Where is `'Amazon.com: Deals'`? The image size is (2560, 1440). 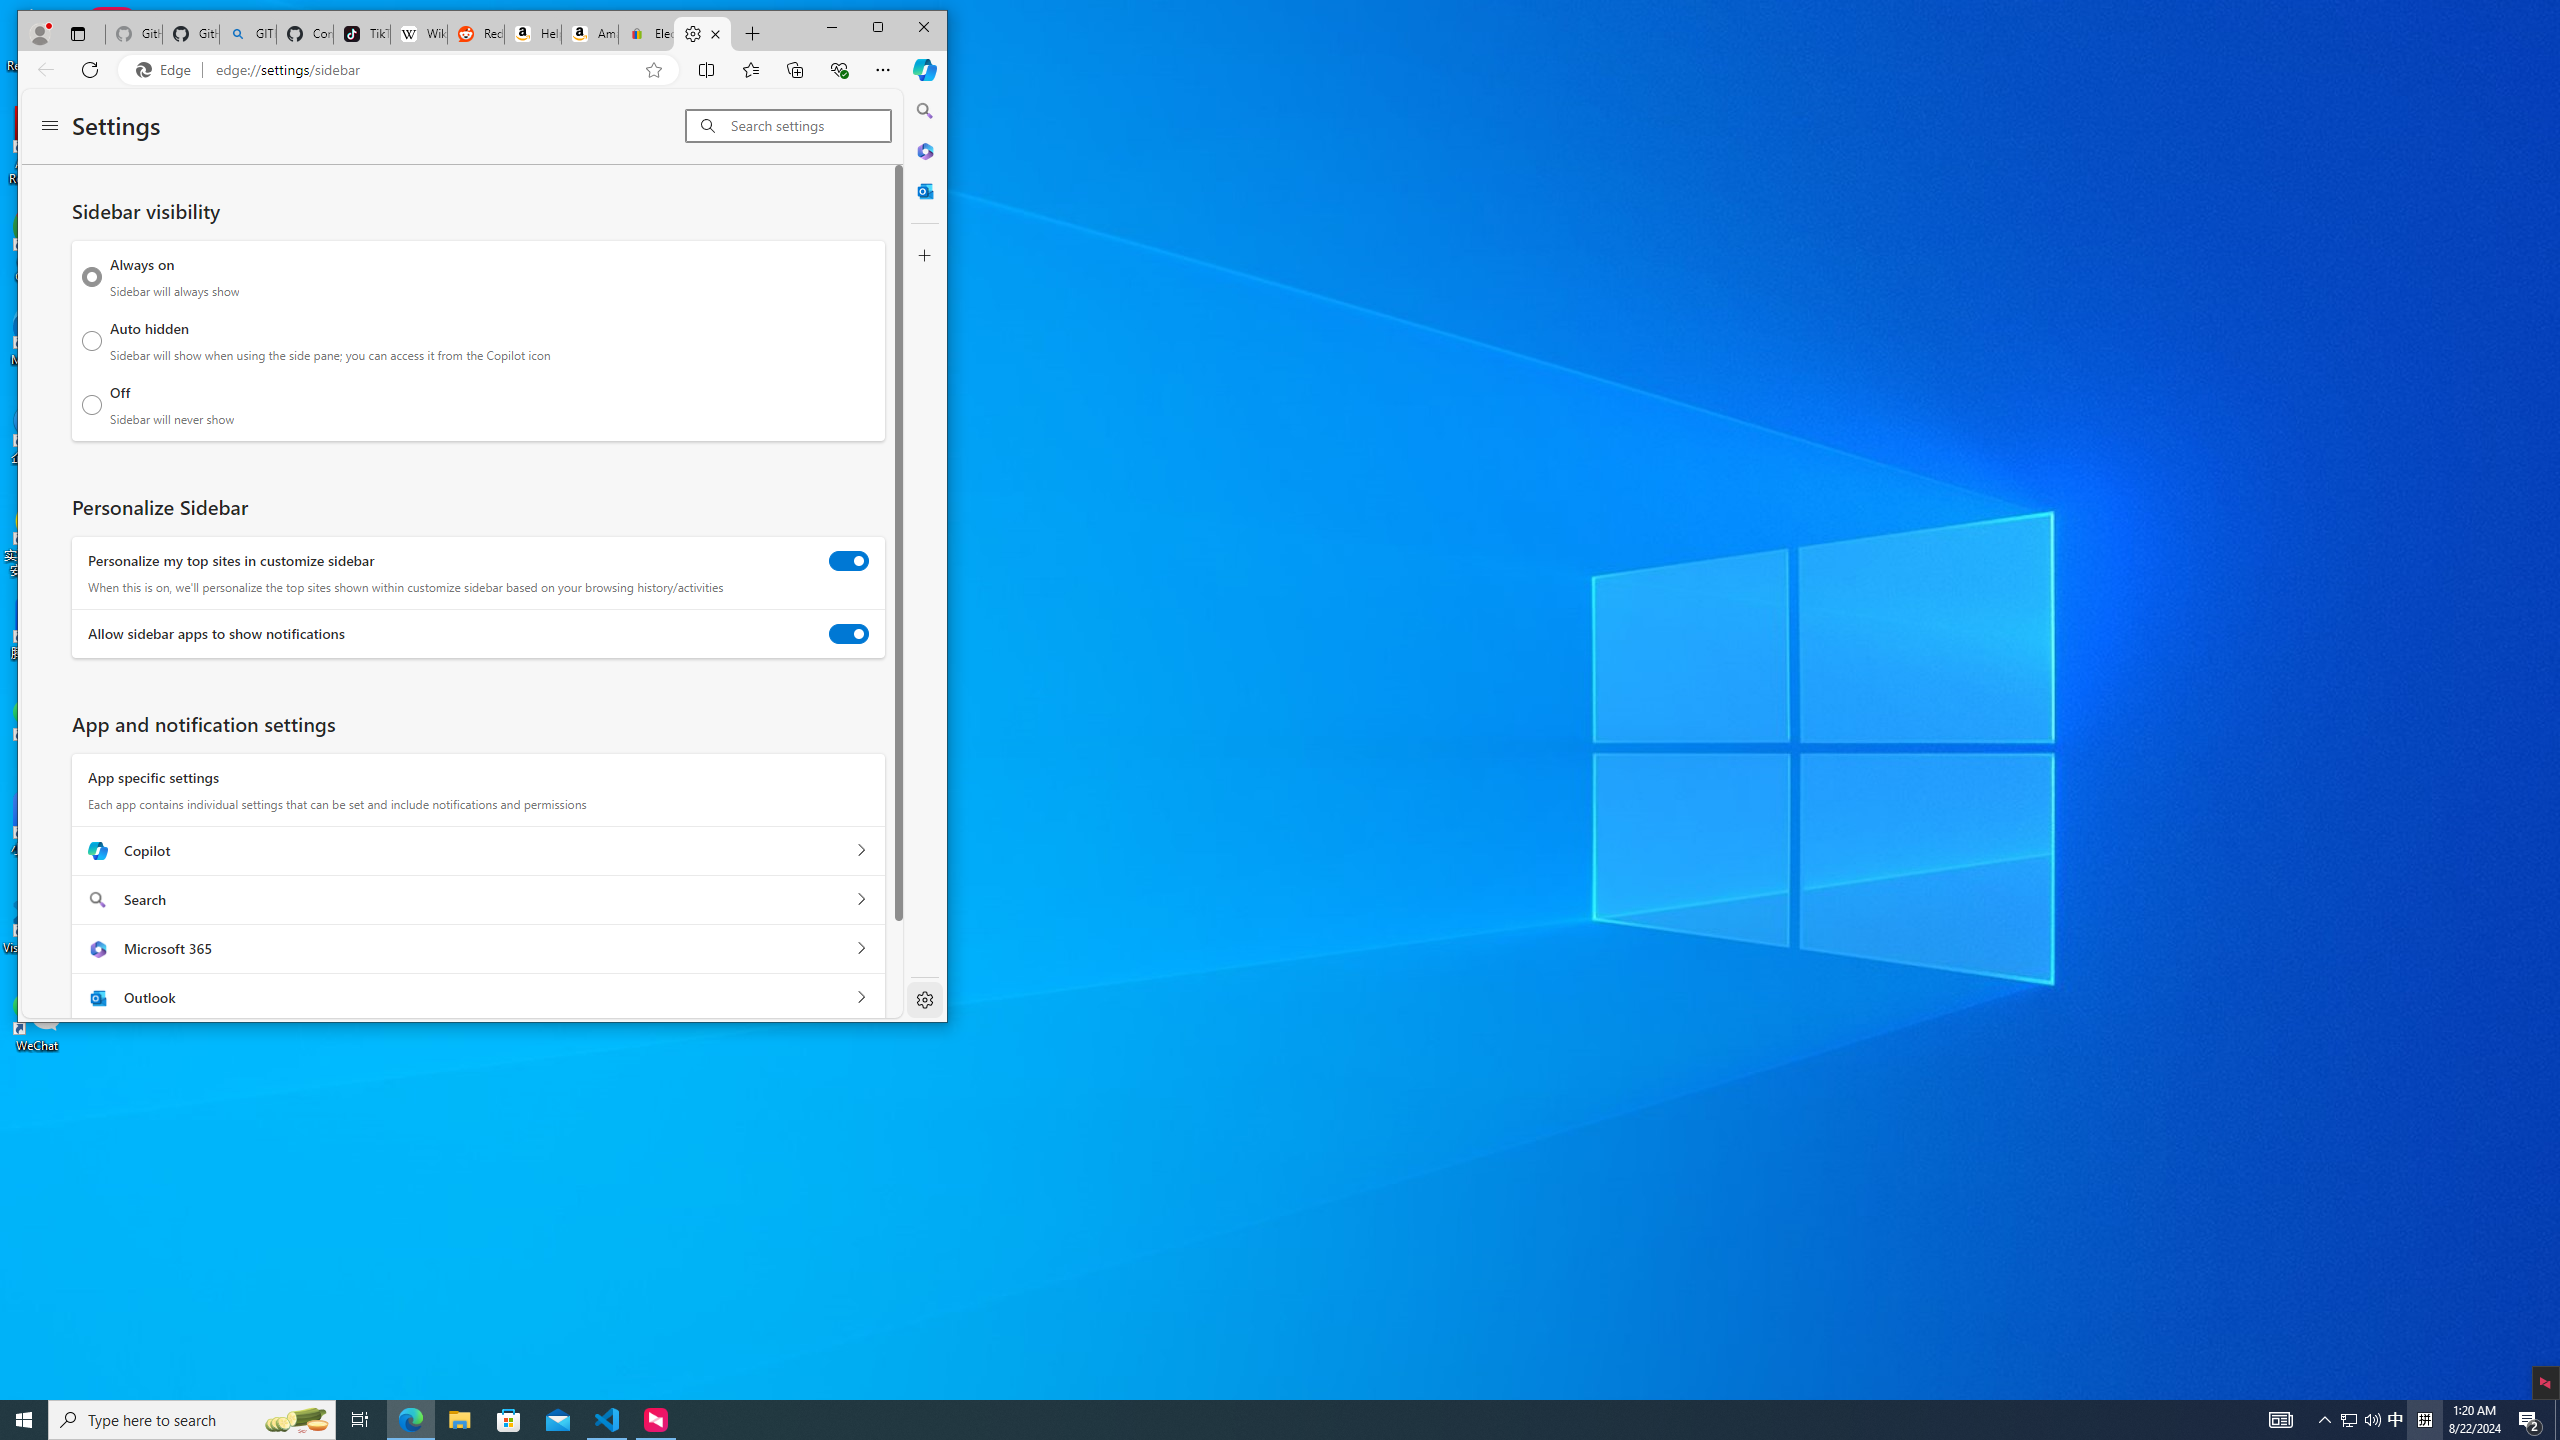 'Amazon.com: Deals' is located at coordinates (590, 34).